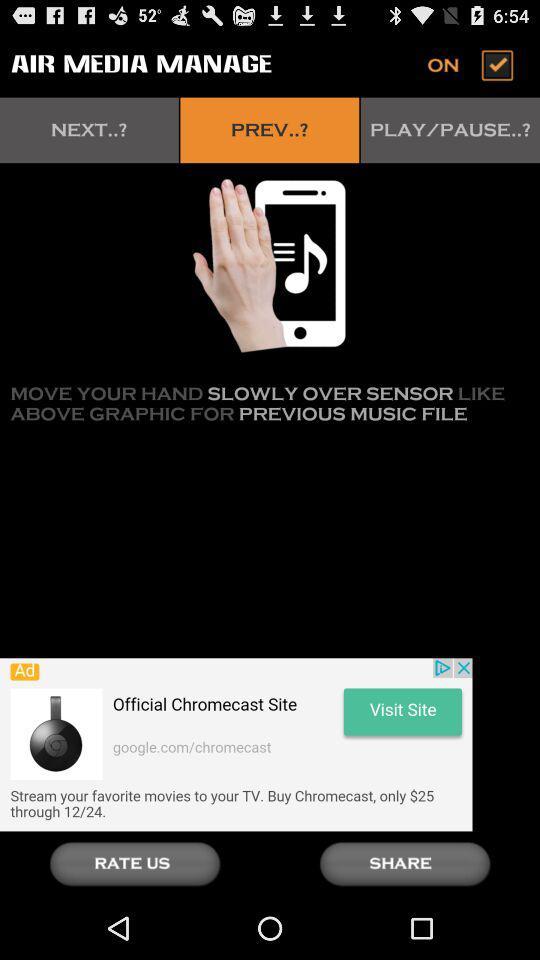  What do you see at coordinates (472, 64) in the screenshot?
I see `air media manage` at bounding box center [472, 64].